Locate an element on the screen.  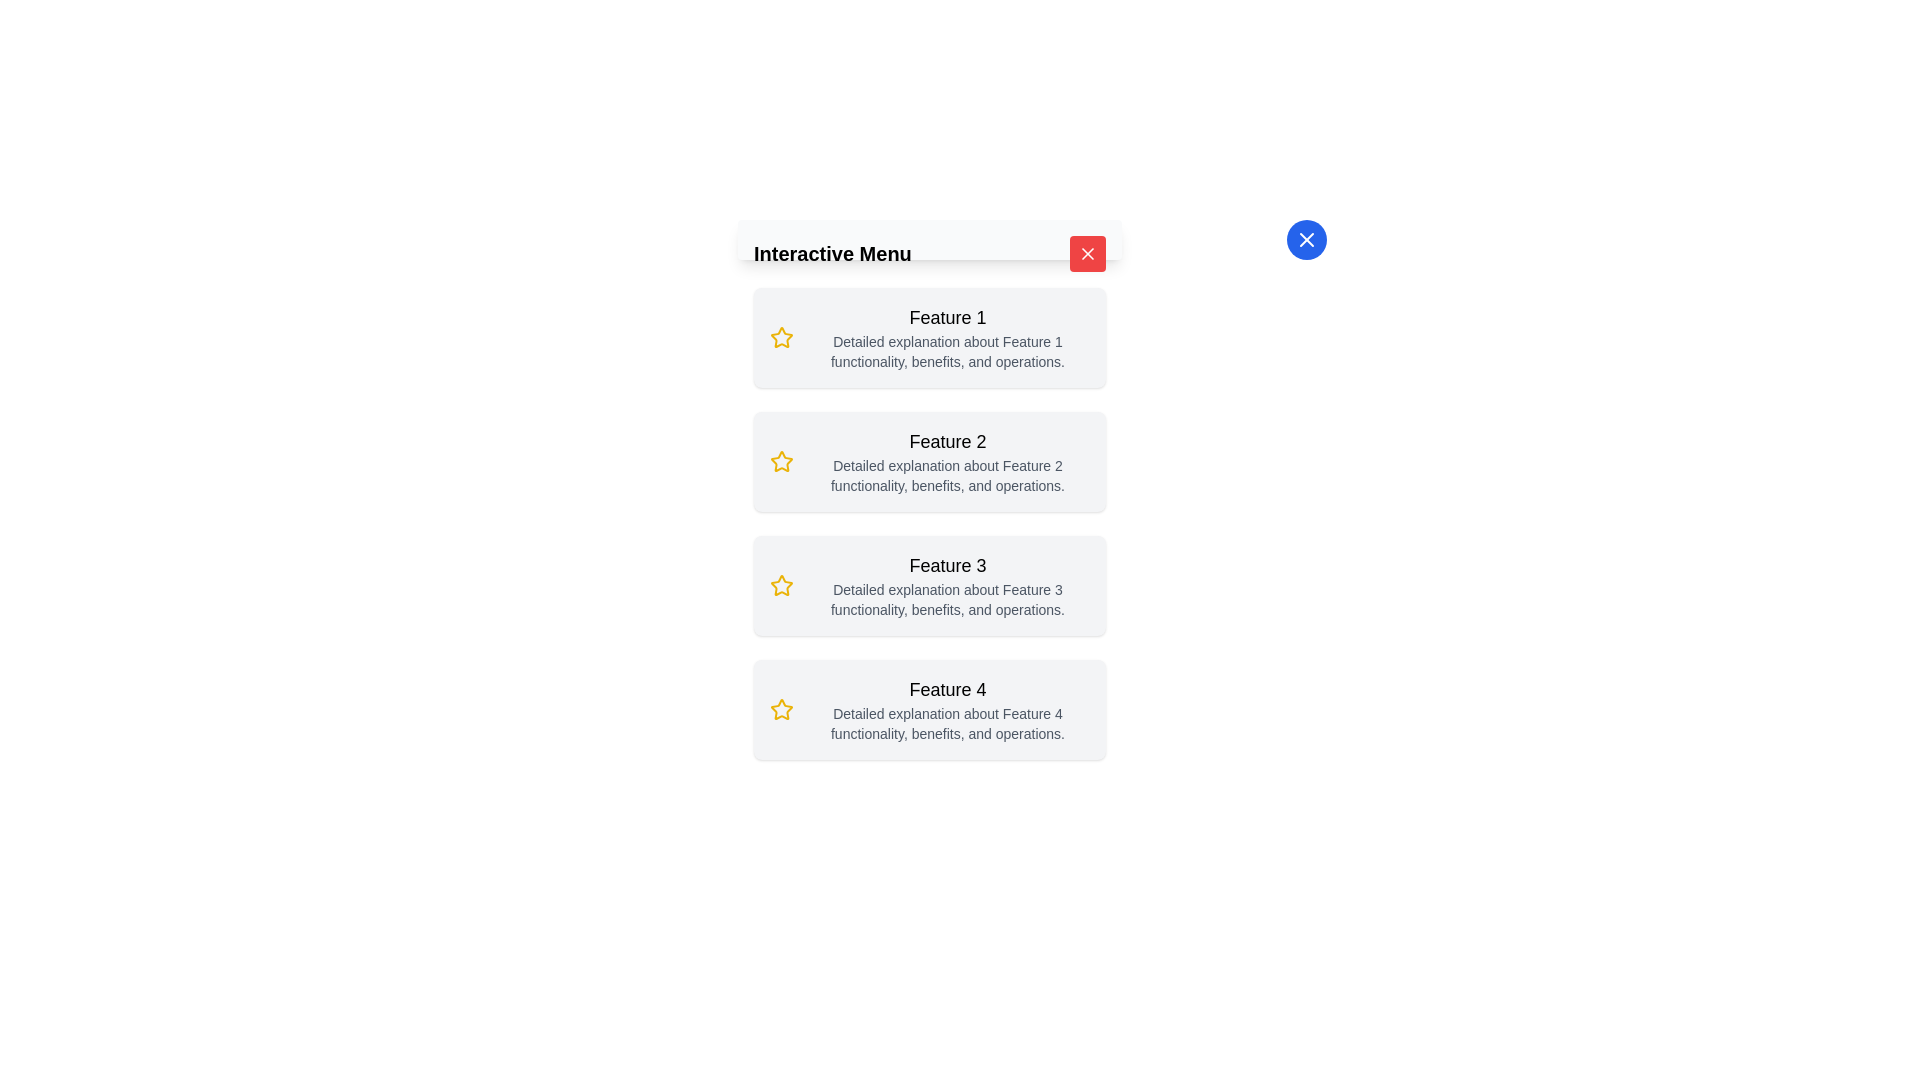
the text label that reads 'Detailed explanation about Feature 2 functionality, benefits, and operations.' which is located directly below the title 'Feature 2' is located at coordinates (947, 475).